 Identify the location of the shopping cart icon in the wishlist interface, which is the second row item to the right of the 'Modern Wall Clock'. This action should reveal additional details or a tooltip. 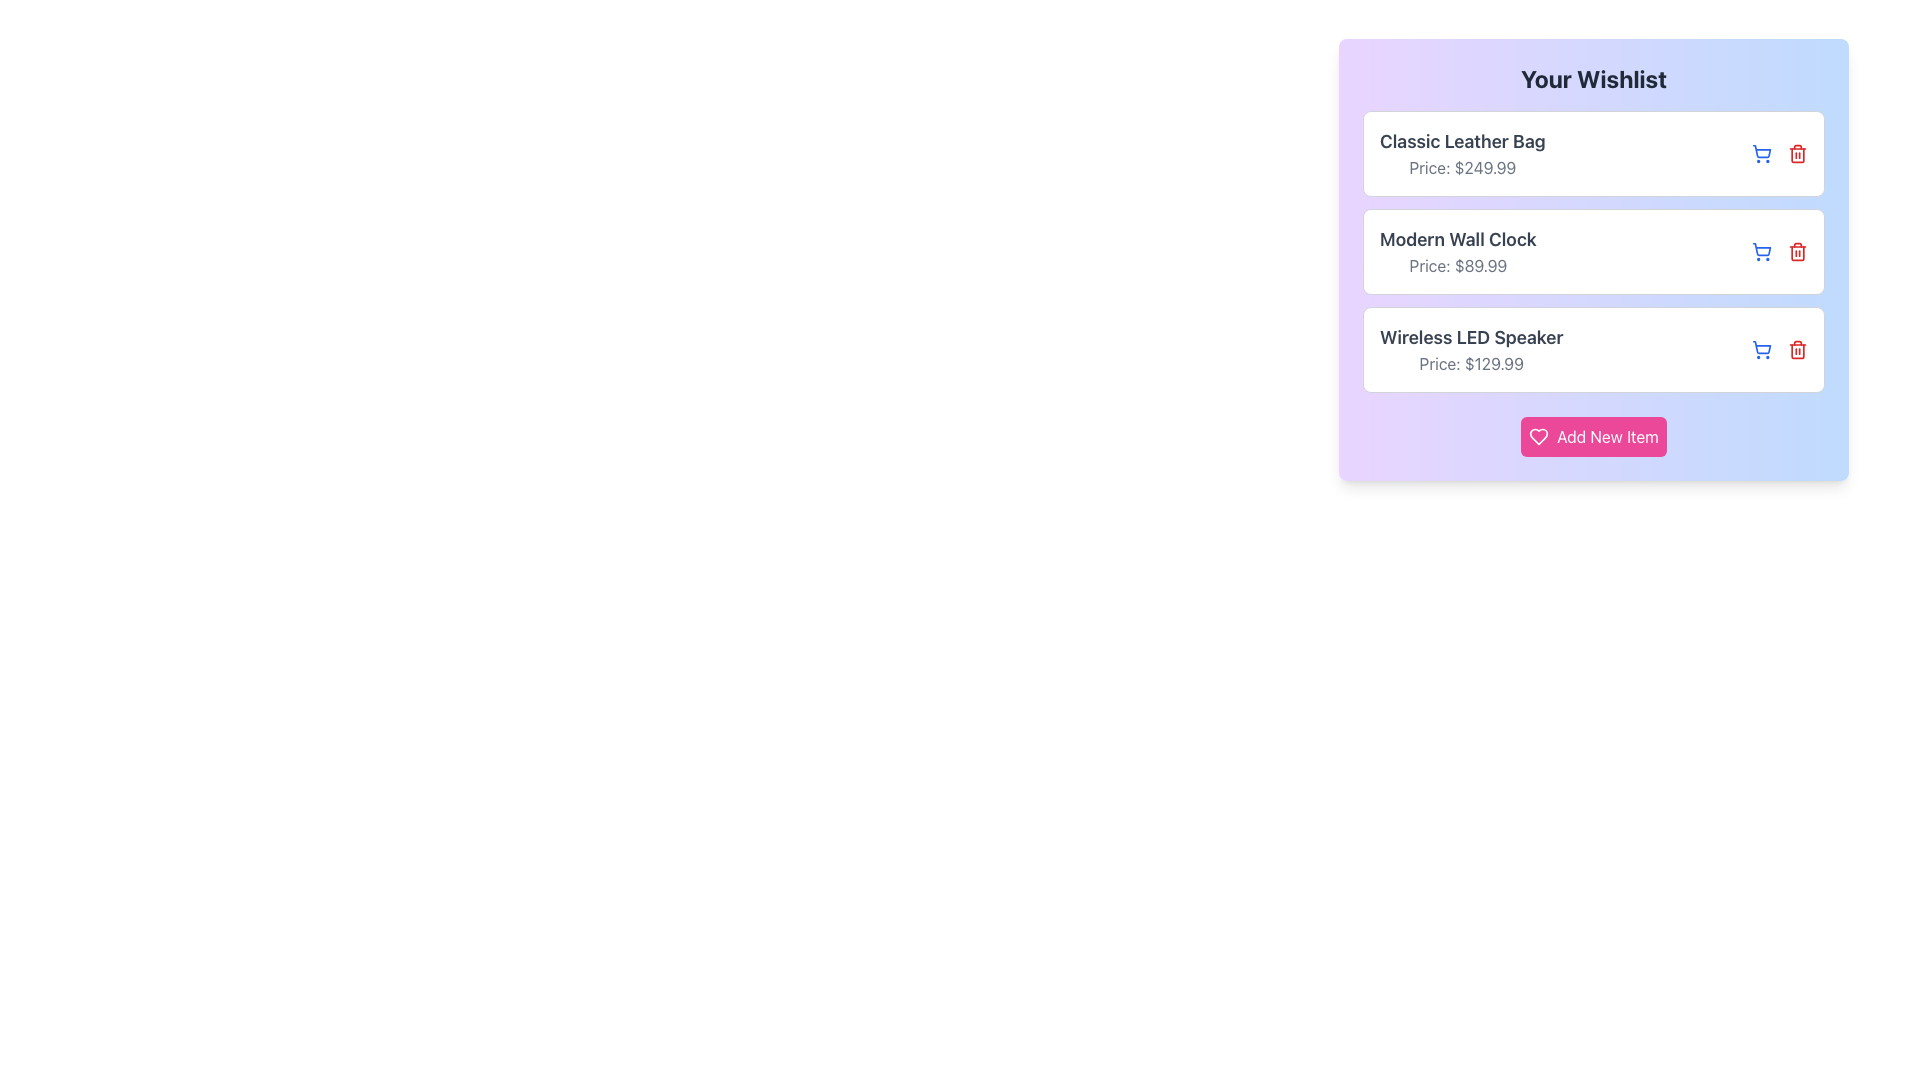
(1761, 248).